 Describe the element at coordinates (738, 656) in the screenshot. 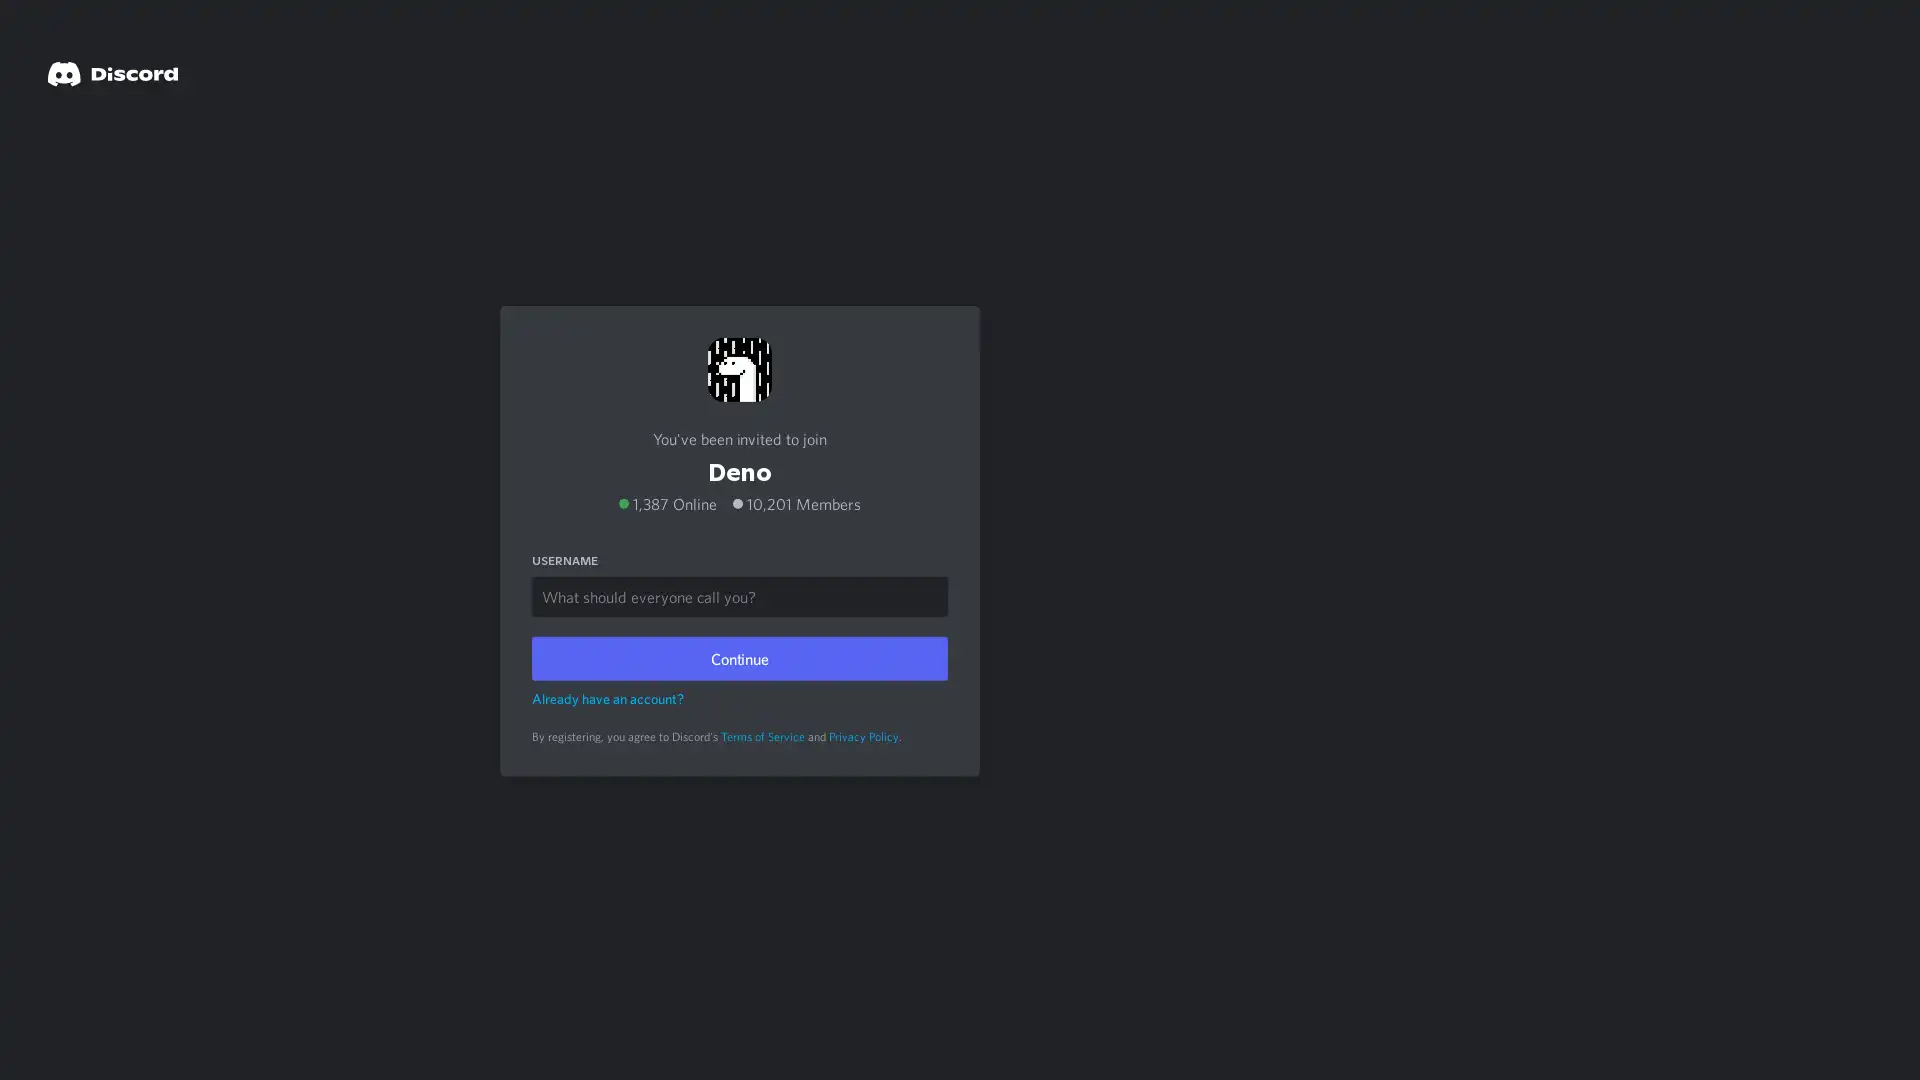

I see `Continue` at that location.